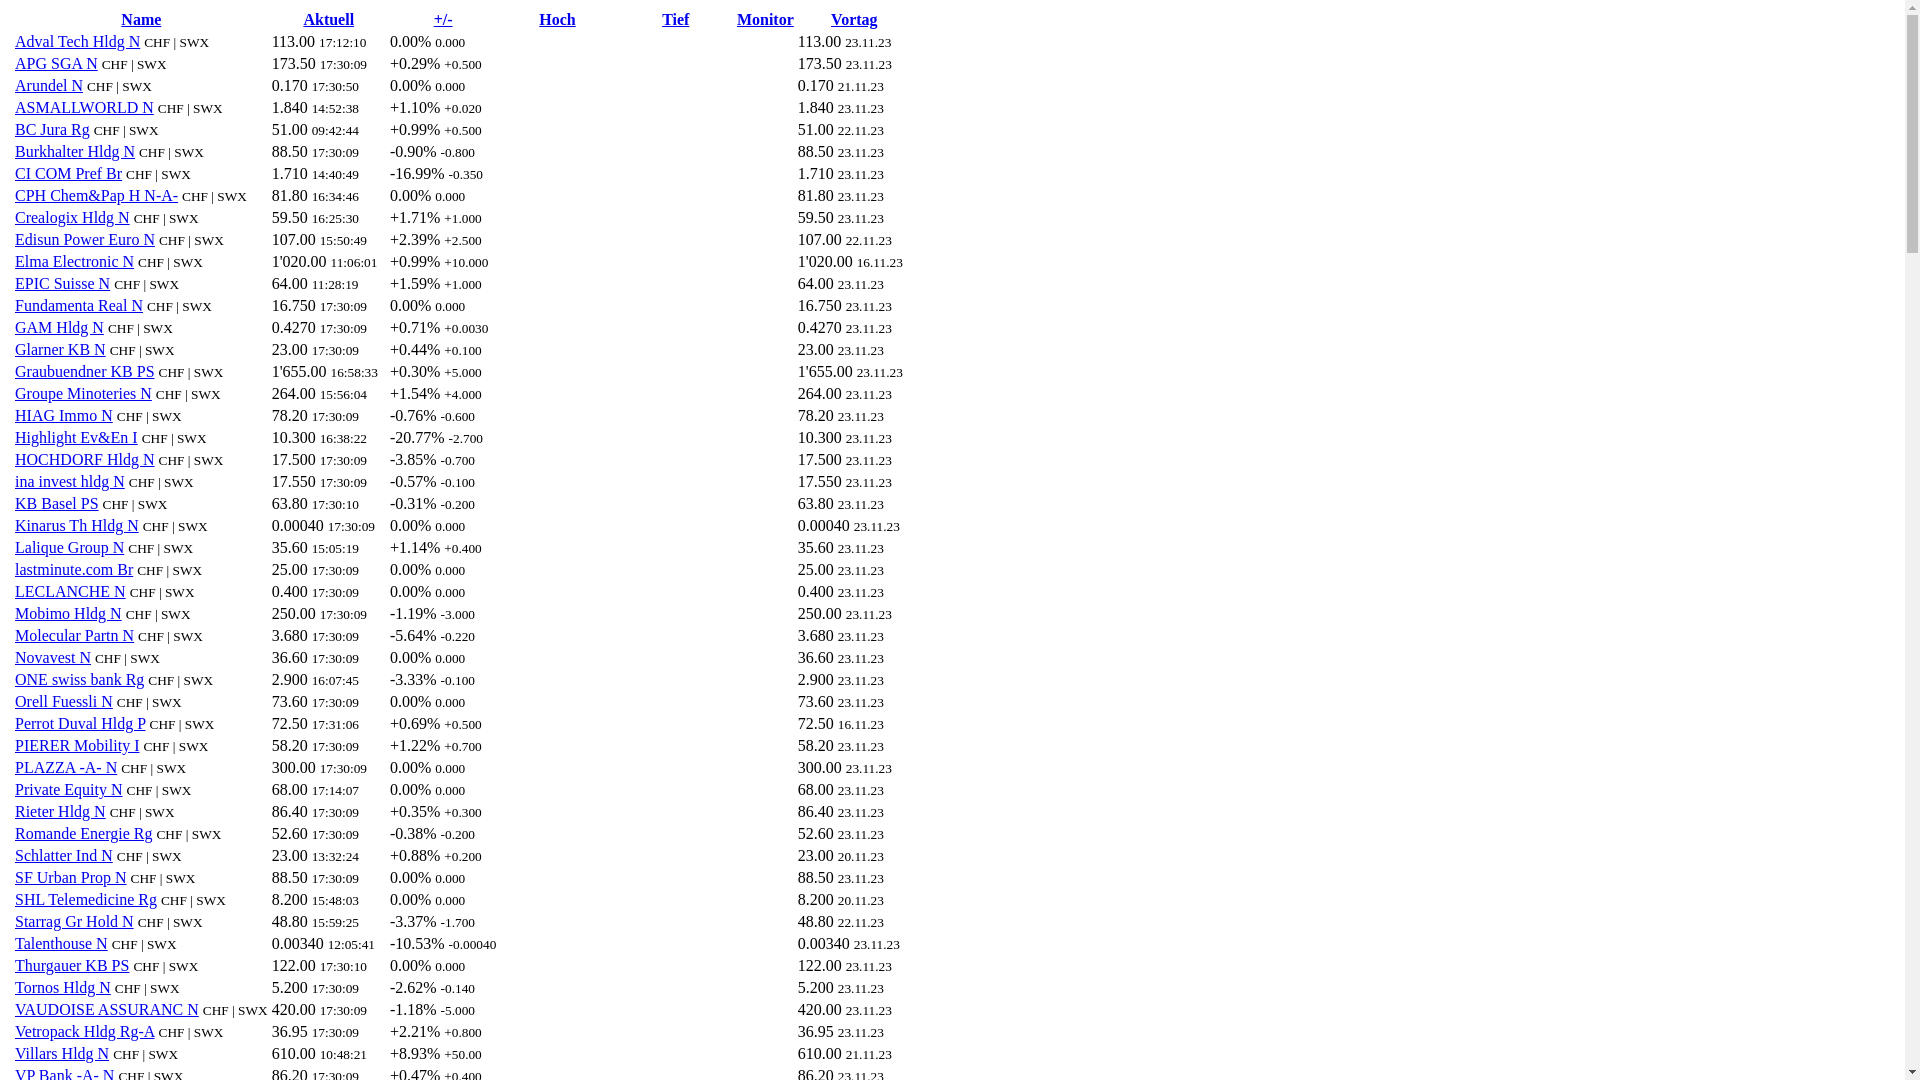  What do you see at coordinates (80, 723) in the screenshot?
I see `'Perrot Duval Hldg P'` at bounding box center [80, 723].